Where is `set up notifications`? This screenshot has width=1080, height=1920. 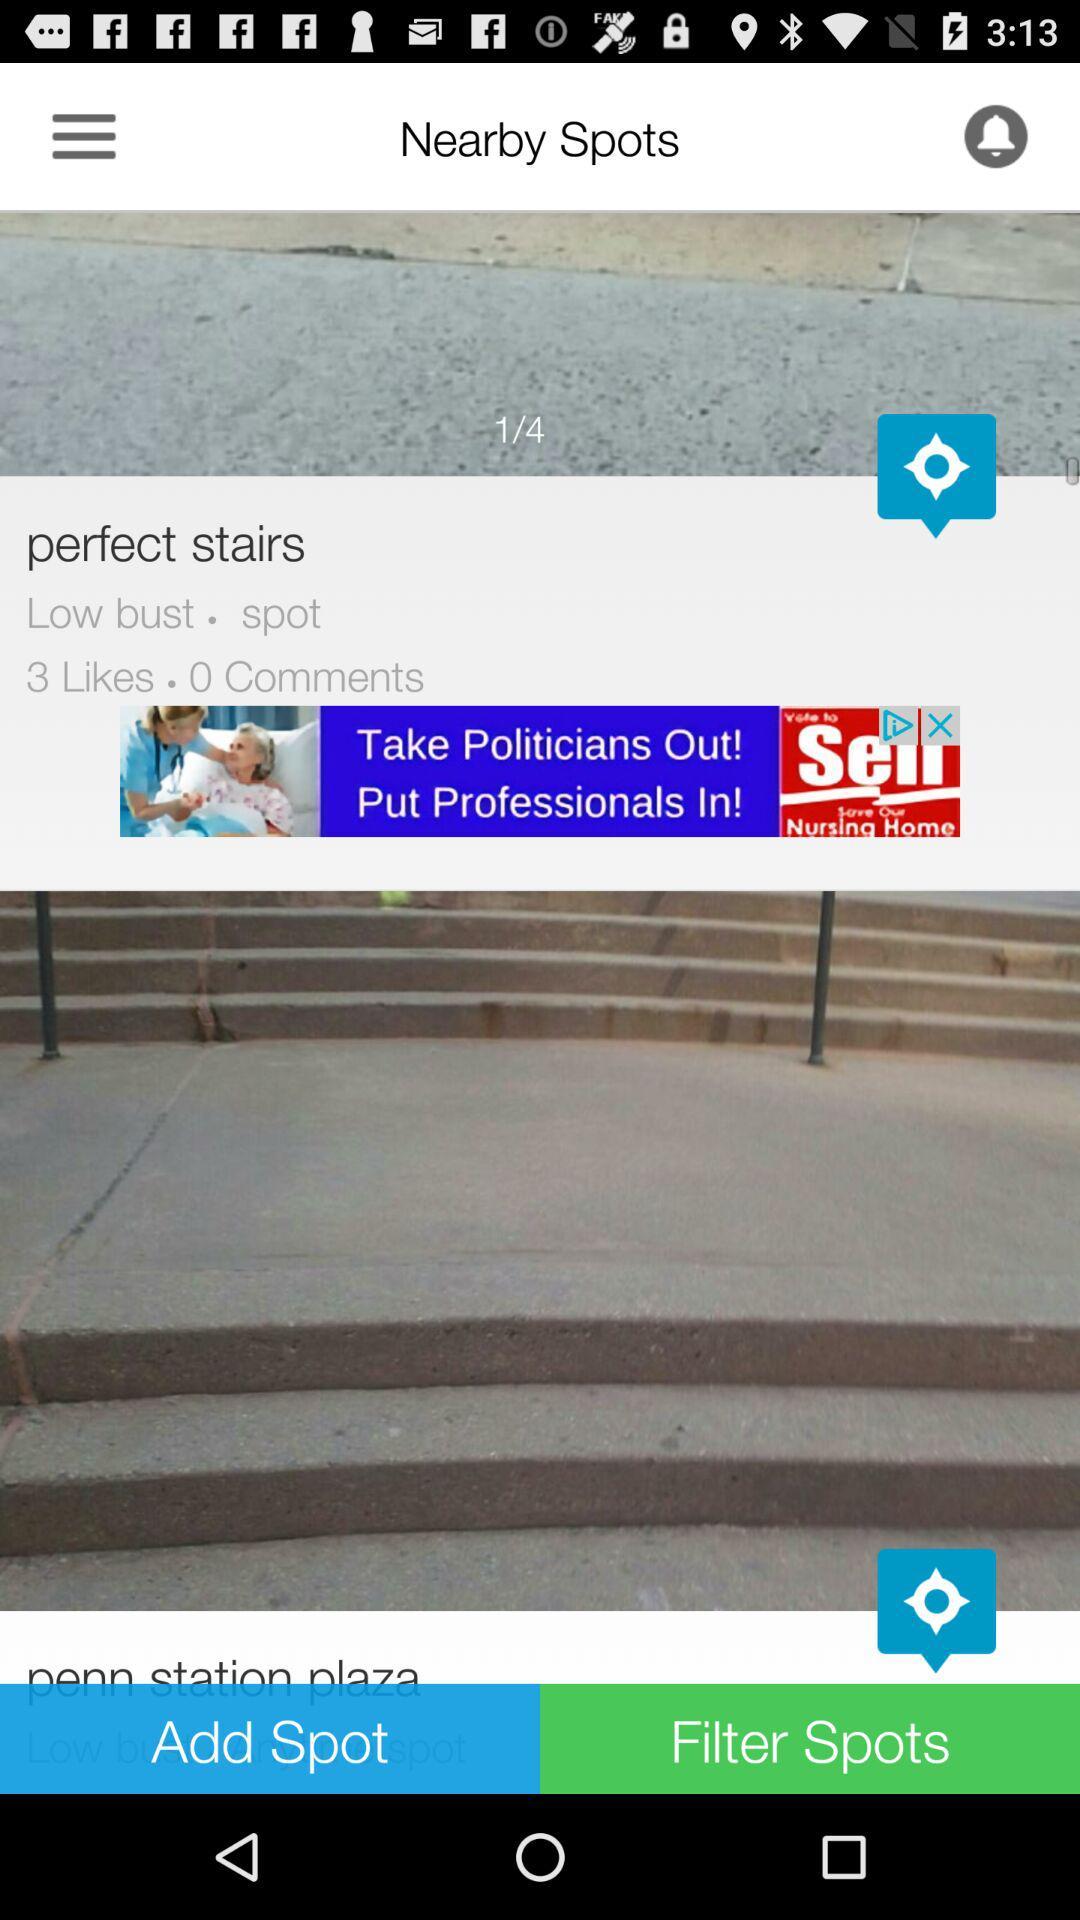
set up notifications is located at coordinates (995, 135).